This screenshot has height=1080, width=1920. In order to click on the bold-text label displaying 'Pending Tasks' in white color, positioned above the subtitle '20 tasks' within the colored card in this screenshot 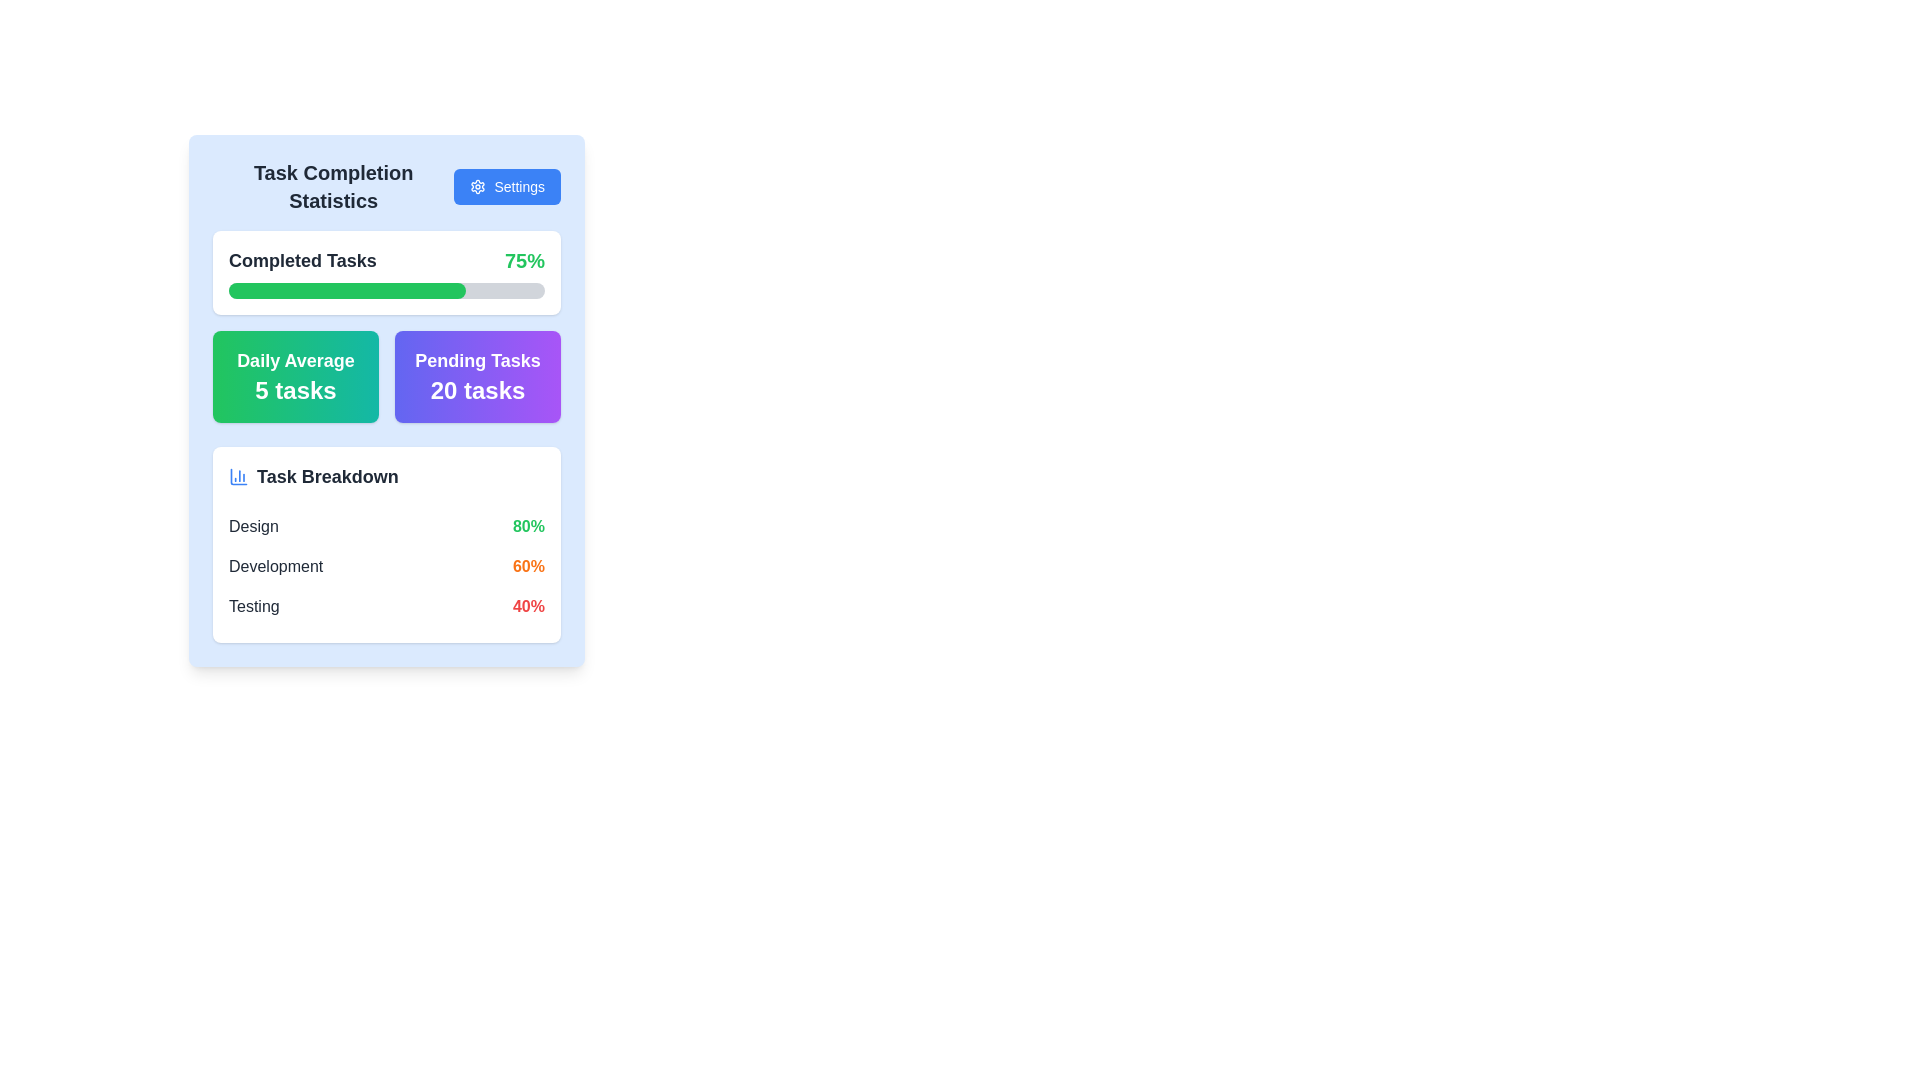, I will do `click(477, 361)`.